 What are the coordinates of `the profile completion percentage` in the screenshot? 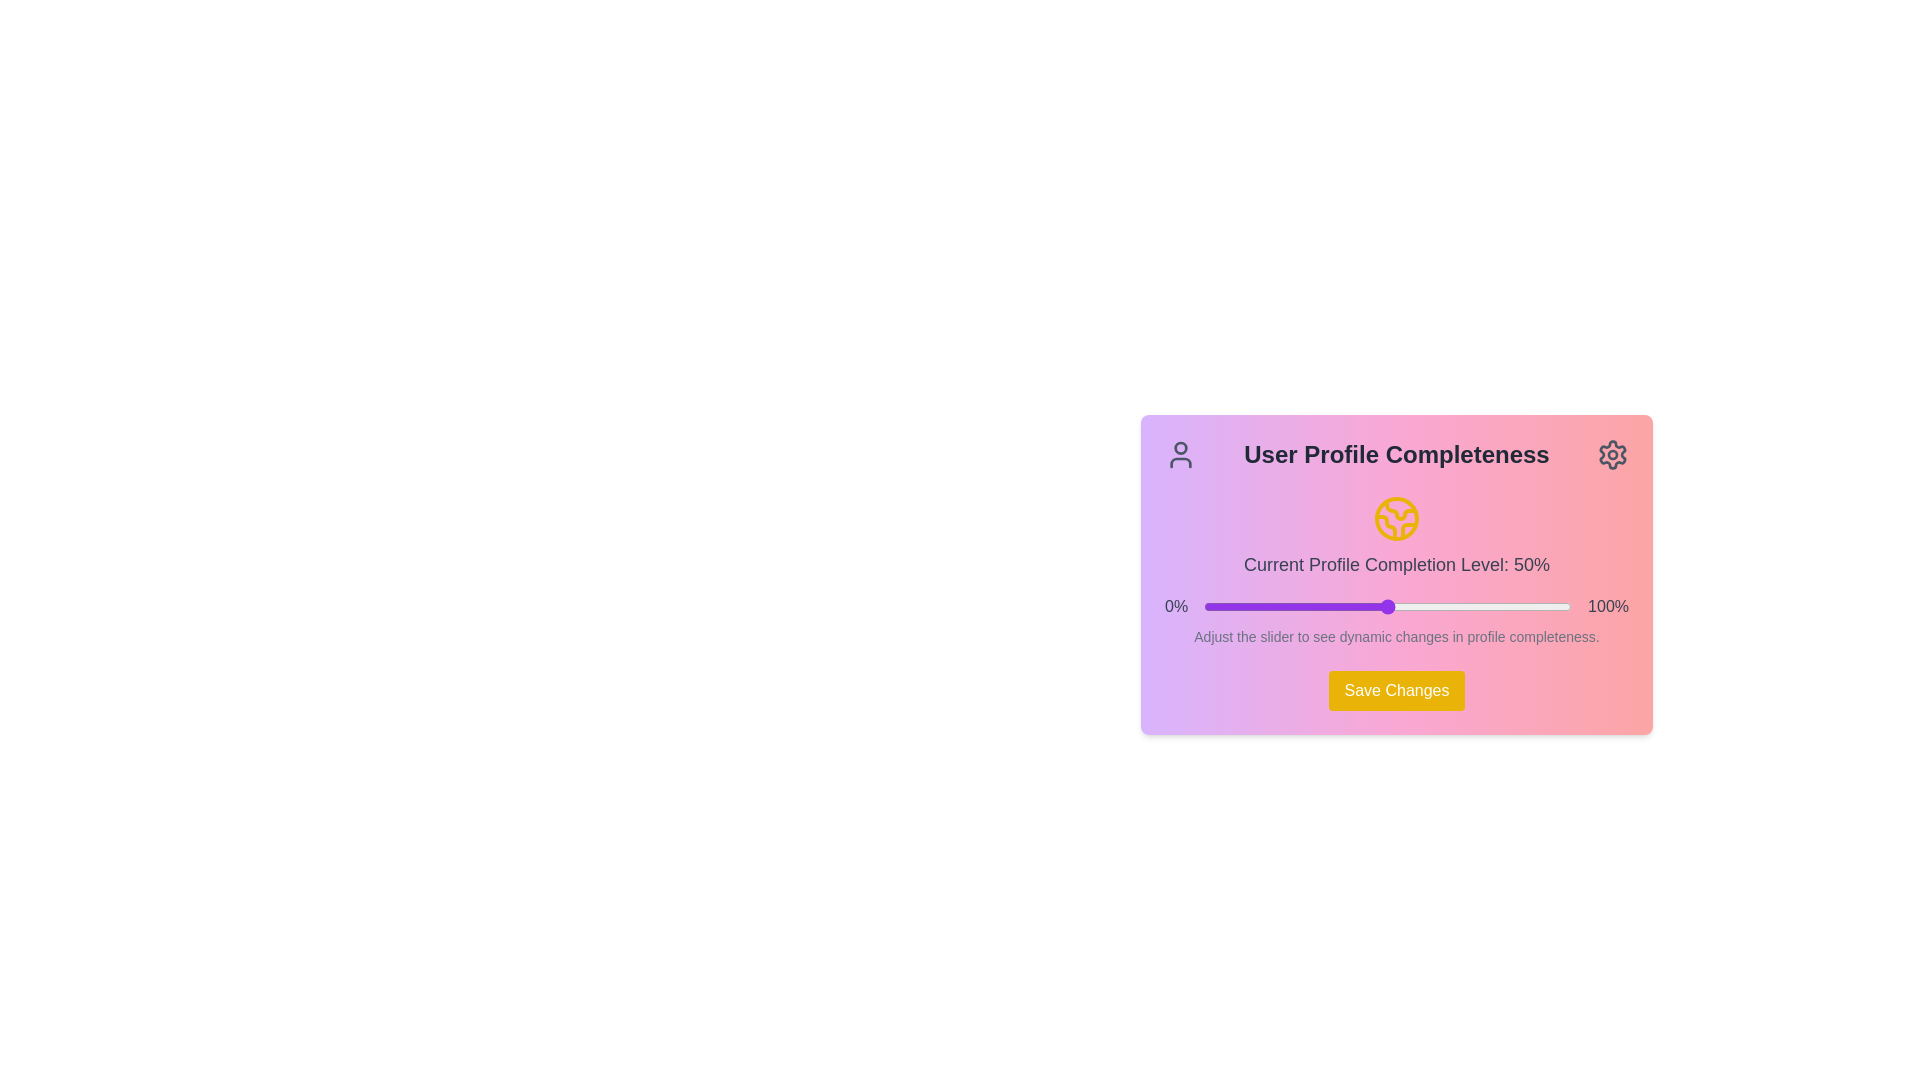 It's located at (1344, 605).